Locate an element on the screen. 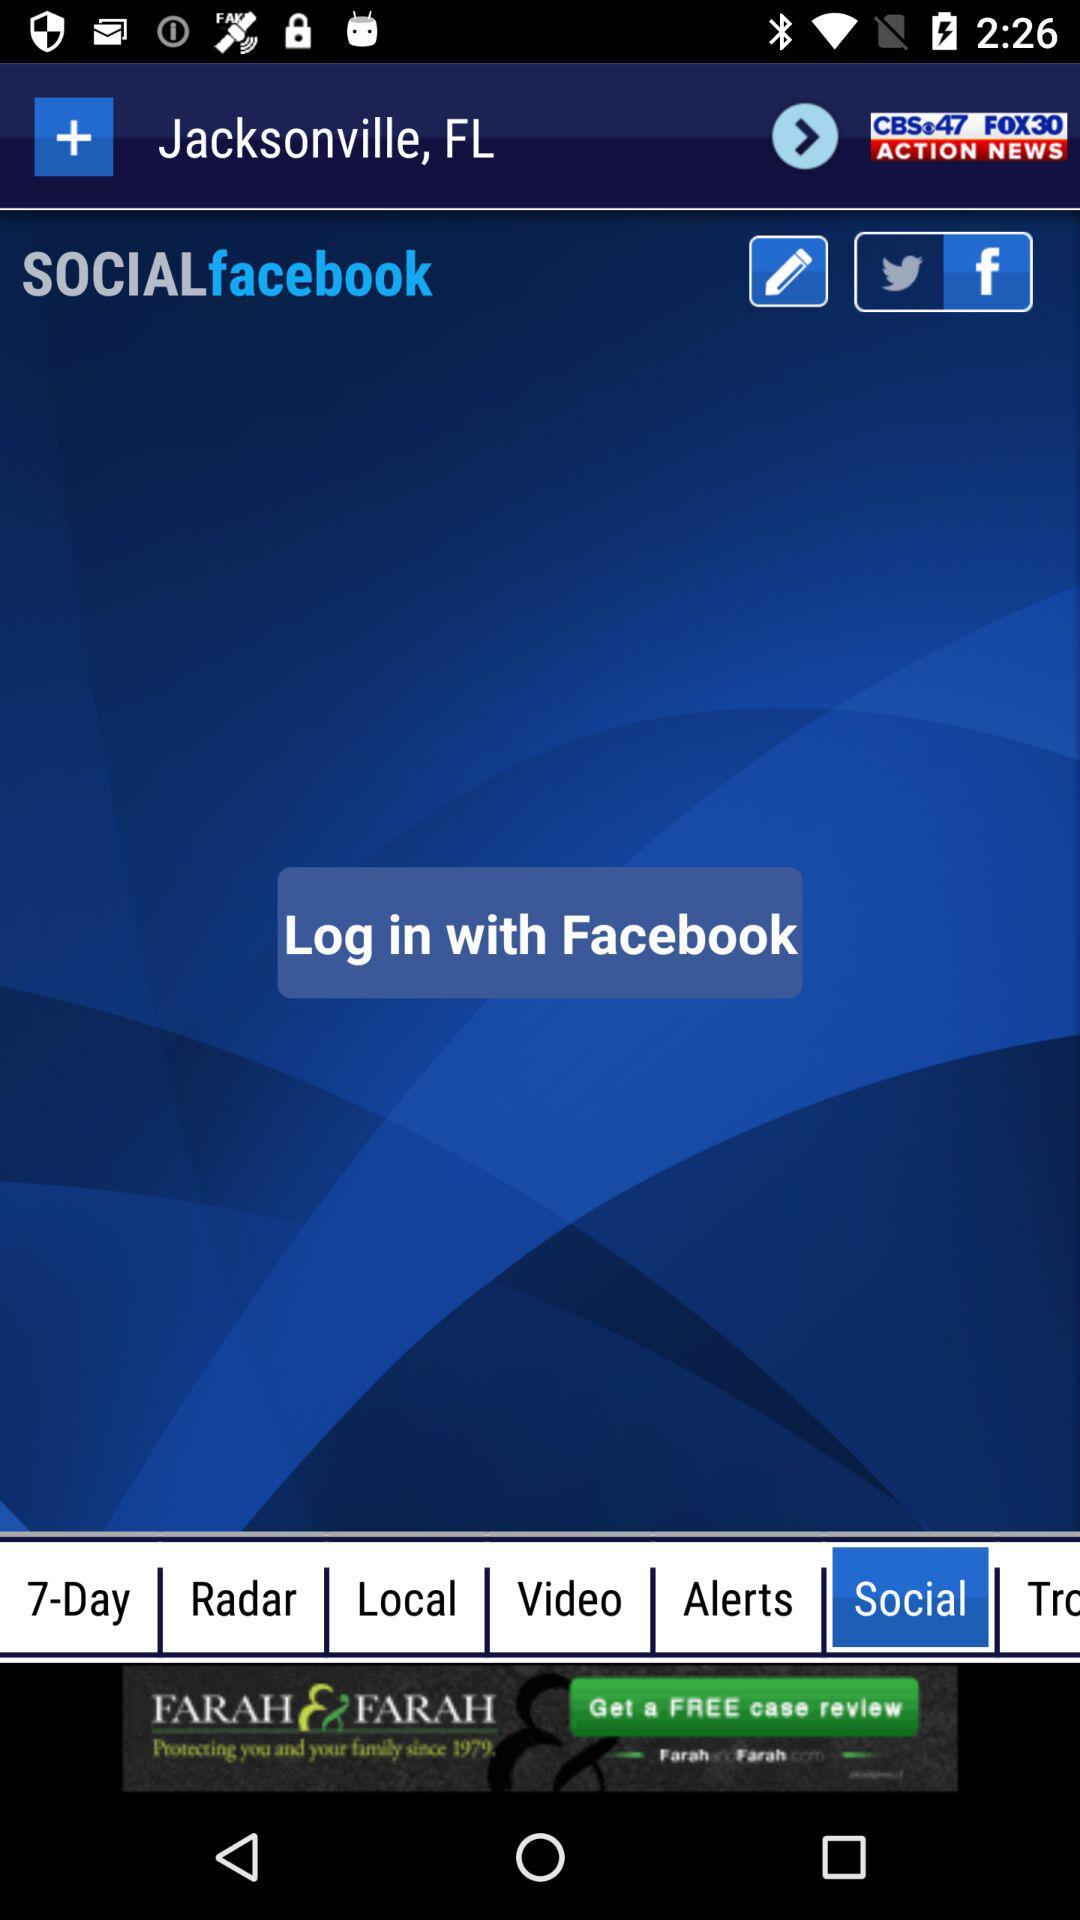 The width and height of the screenshot is (1080, 1920). the edit icon is located at coordinates (787, 270).